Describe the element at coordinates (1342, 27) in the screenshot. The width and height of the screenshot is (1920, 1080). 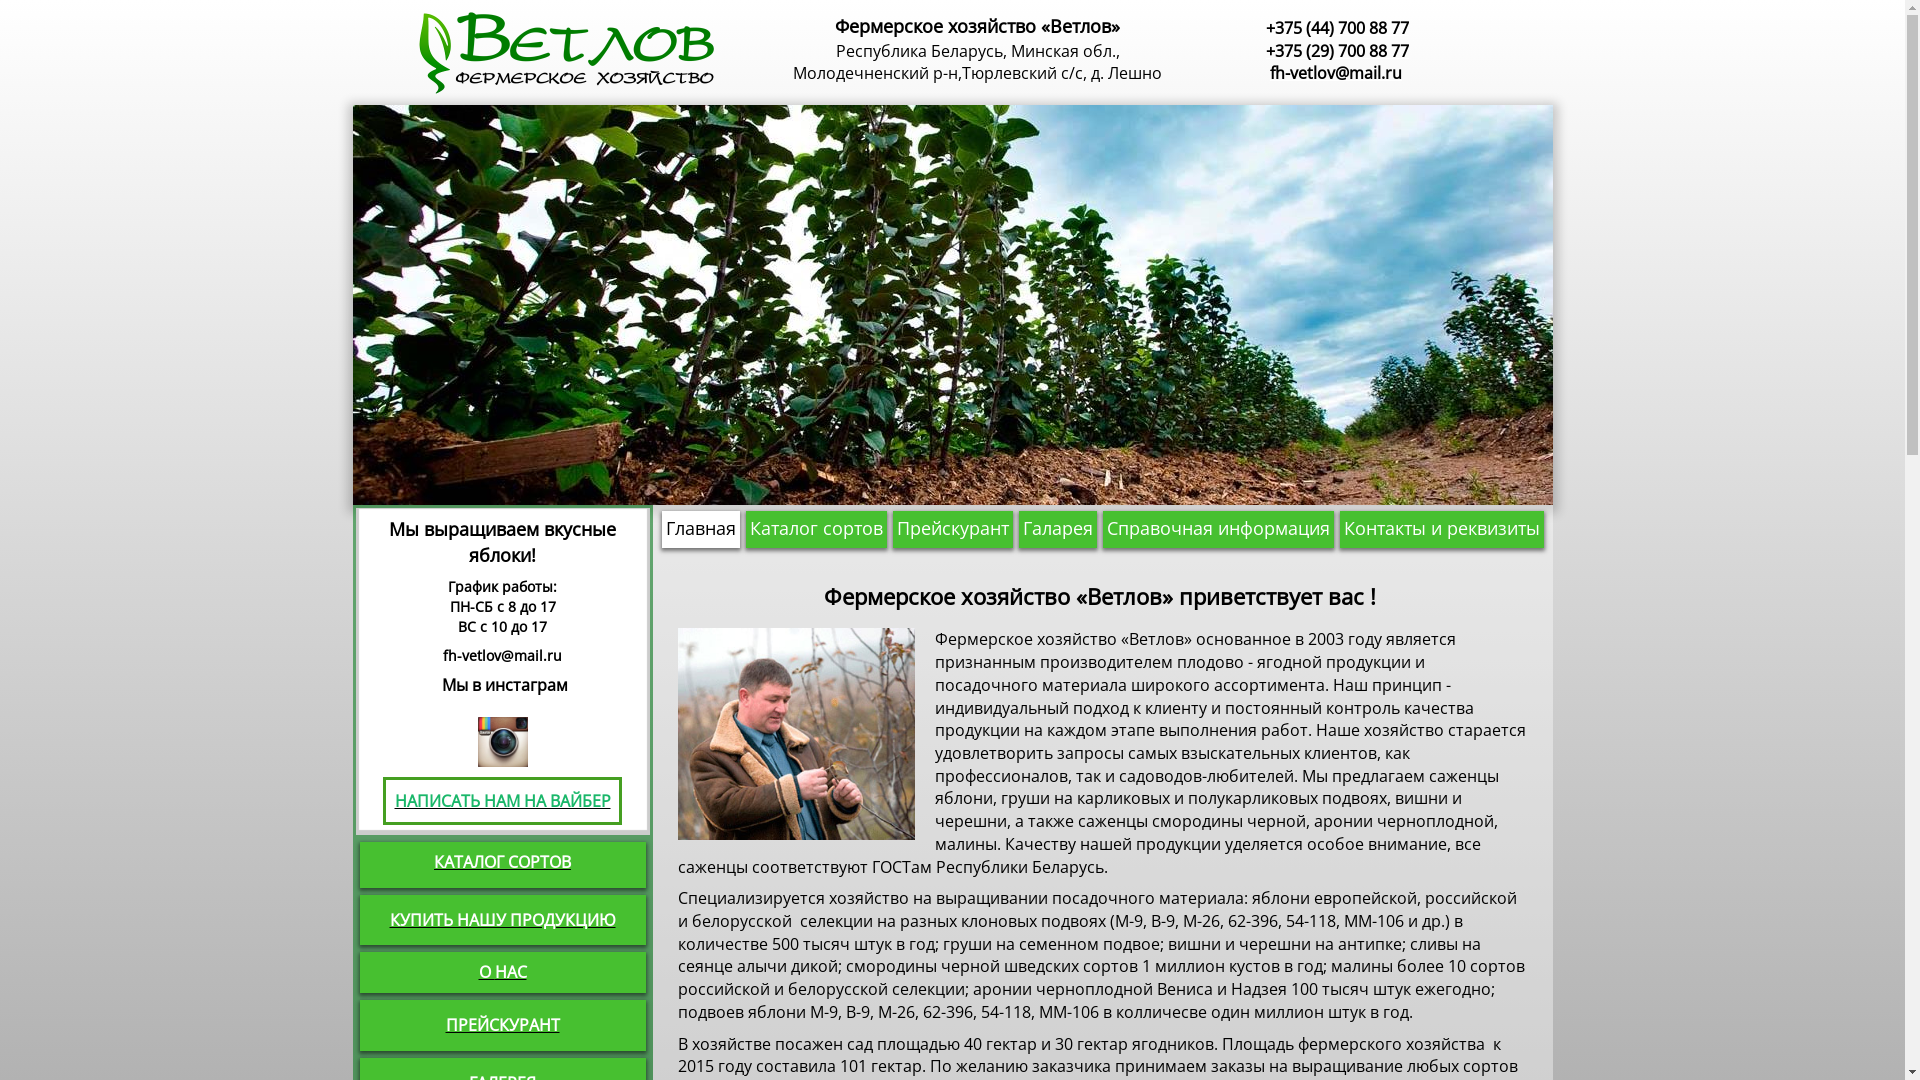
I see `'375 (44) 700 88 77'` at that location.